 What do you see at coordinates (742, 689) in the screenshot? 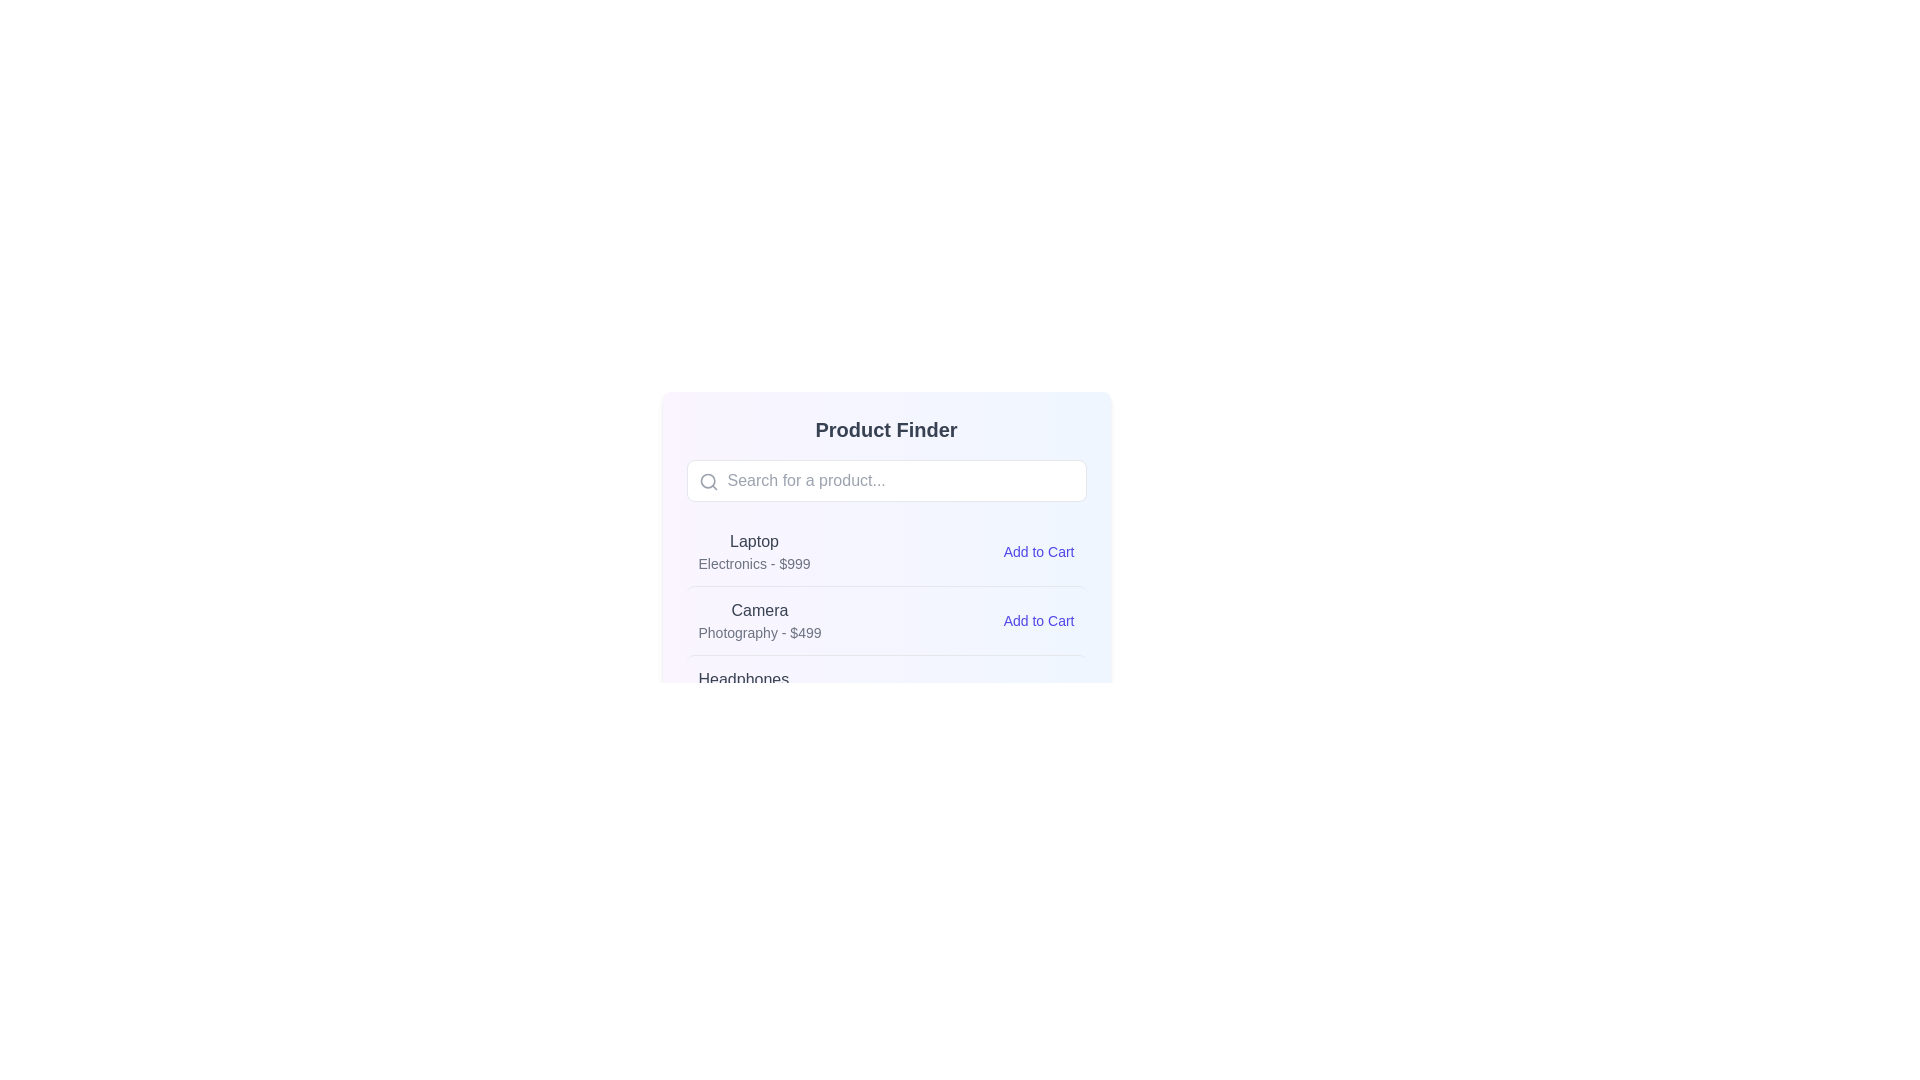
I see `the textual information displayed in the 'Headphones' text block, which includes the price of '$199'` at bounding box center [742, 689].